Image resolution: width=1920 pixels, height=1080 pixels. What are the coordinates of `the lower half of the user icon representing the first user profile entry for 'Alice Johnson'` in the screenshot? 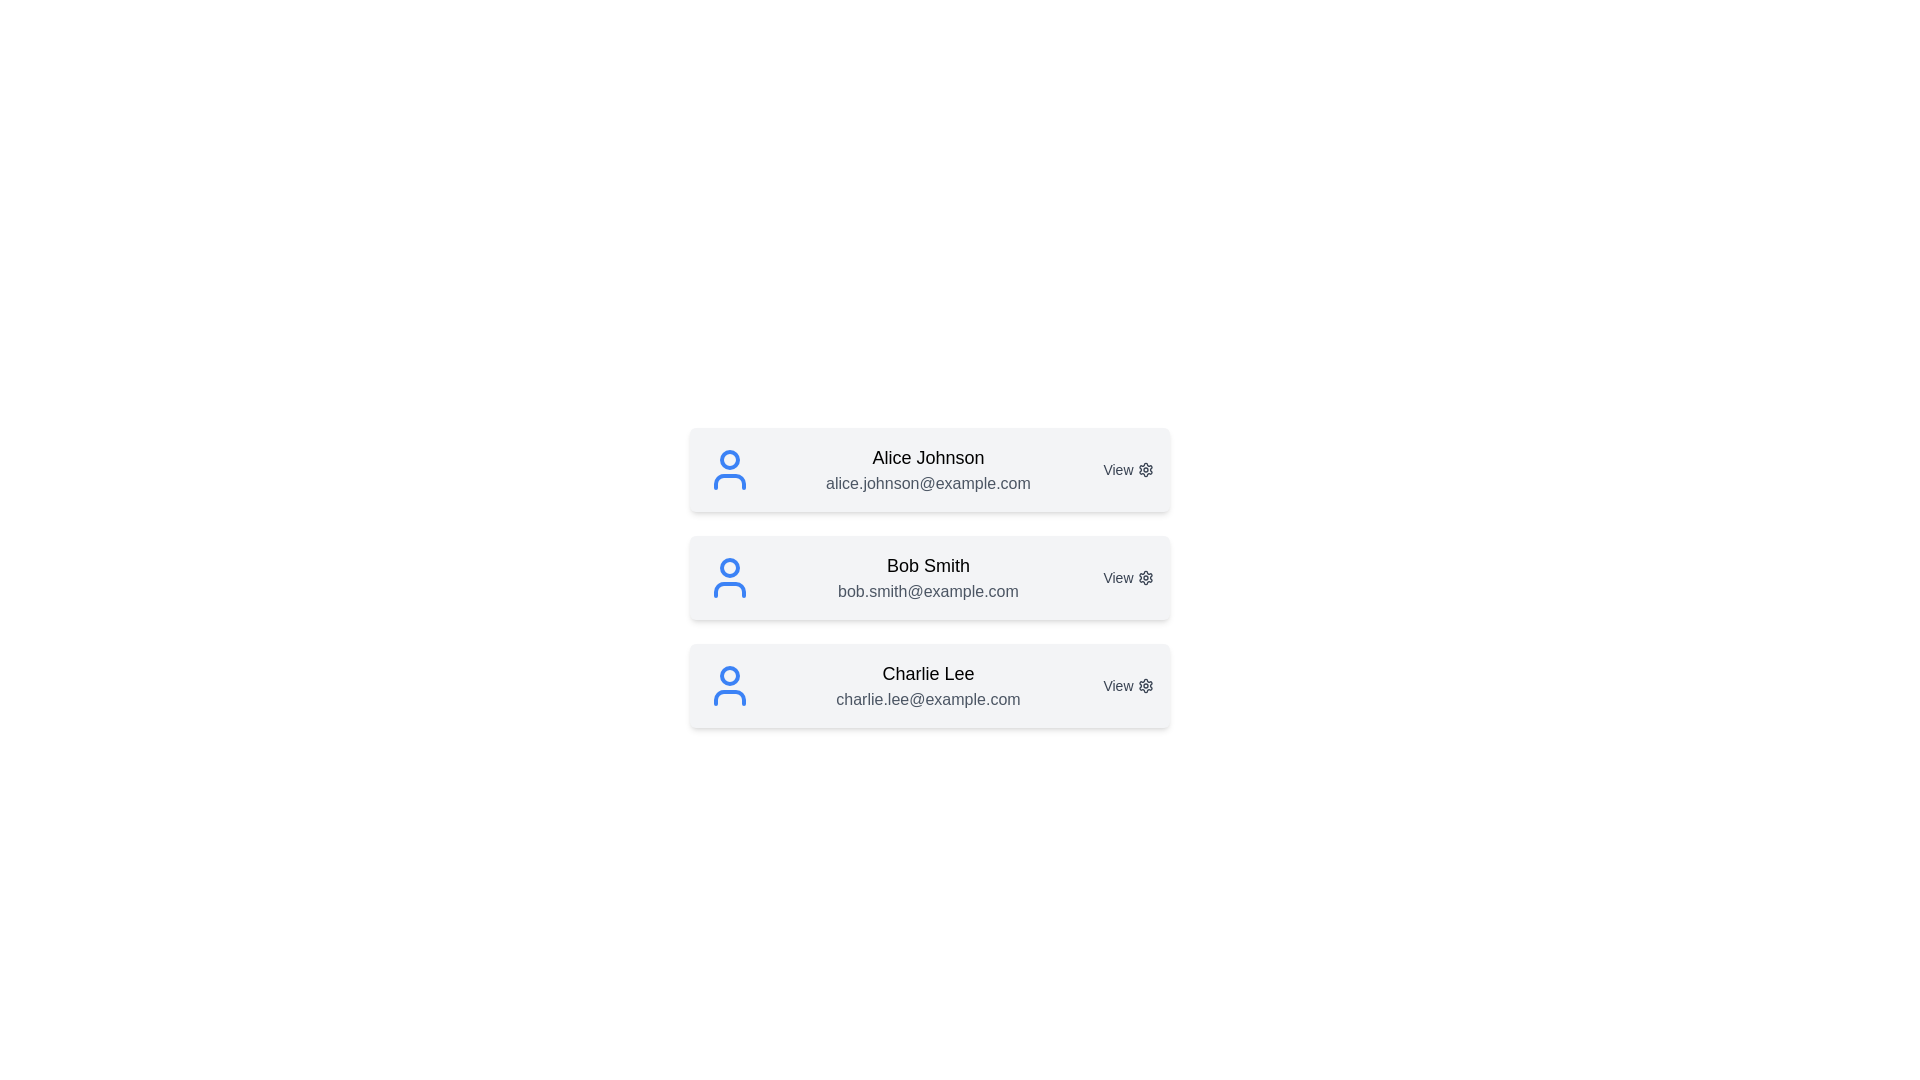 It's located at (728, 482).